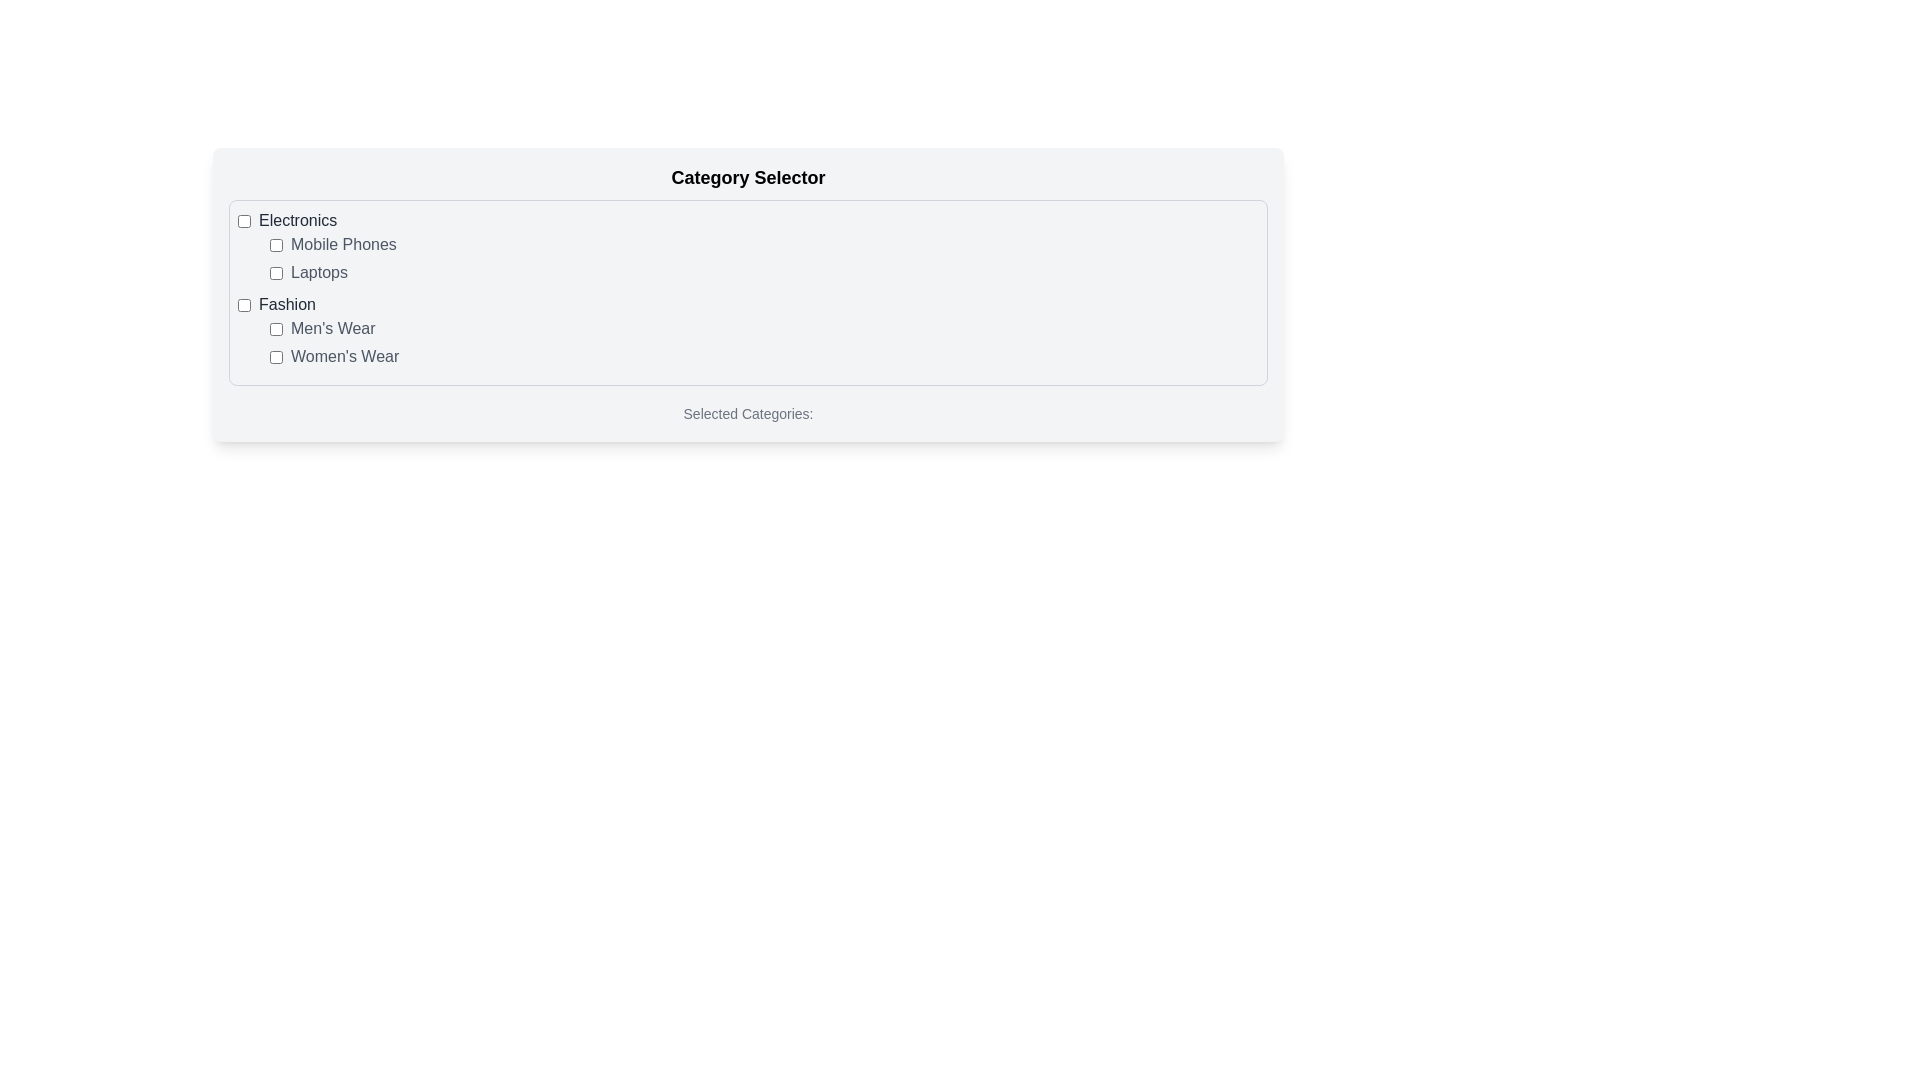 This screenshot has height=1080, width=1920. Describe the element at coordinates (275, 244) in the screenshot. I see `the 'Mobile Phones' checkbox` at that location.